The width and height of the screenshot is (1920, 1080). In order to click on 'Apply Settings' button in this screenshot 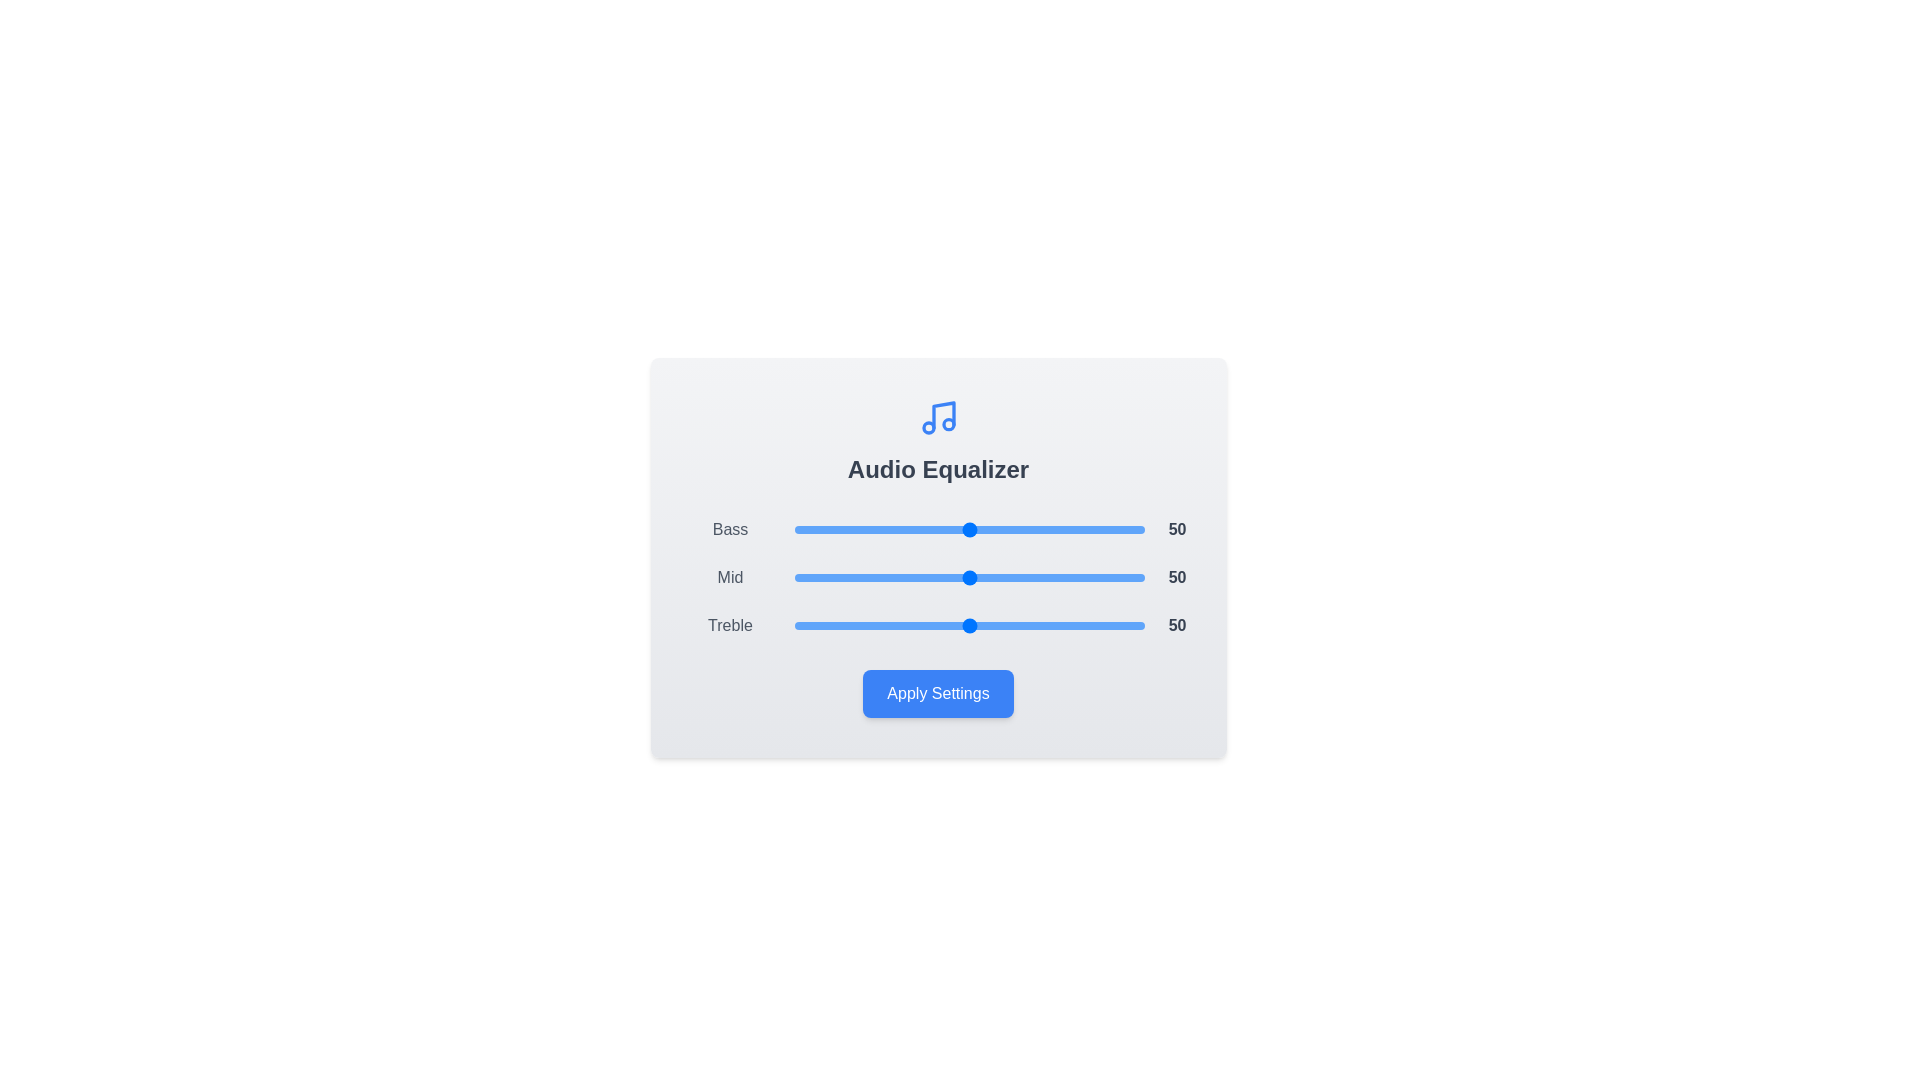, I will do `click(937, 693)`.